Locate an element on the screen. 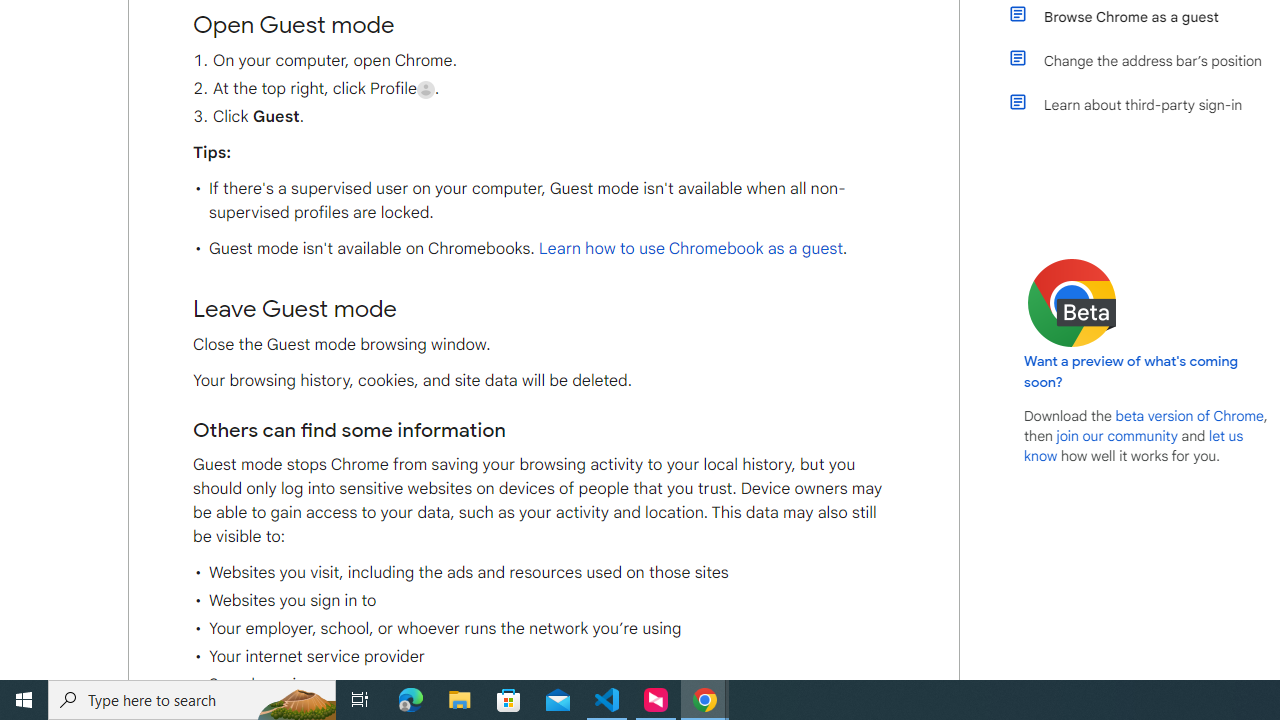  'Chrome Beta logo' is located at coordinates (1071, 303).